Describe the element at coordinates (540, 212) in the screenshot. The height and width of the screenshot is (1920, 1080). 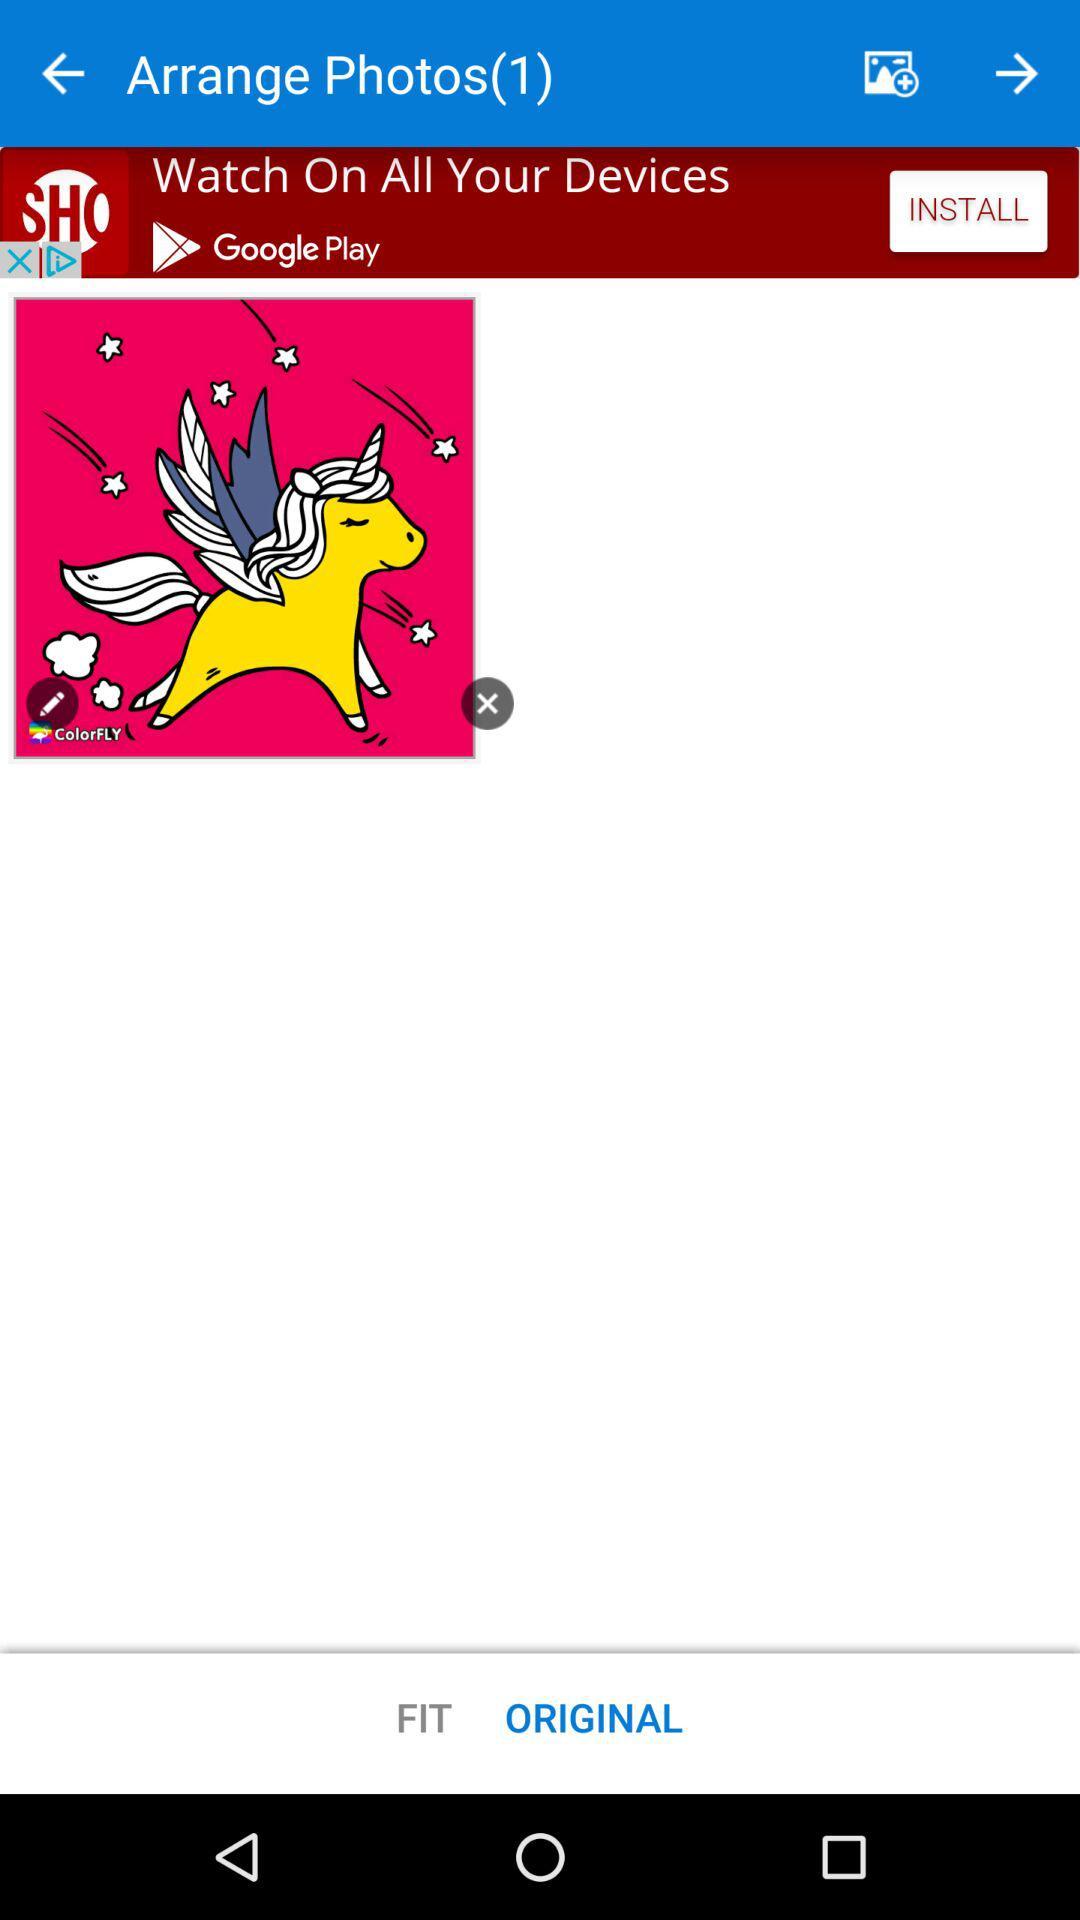
I see `advertisement page` at that location.